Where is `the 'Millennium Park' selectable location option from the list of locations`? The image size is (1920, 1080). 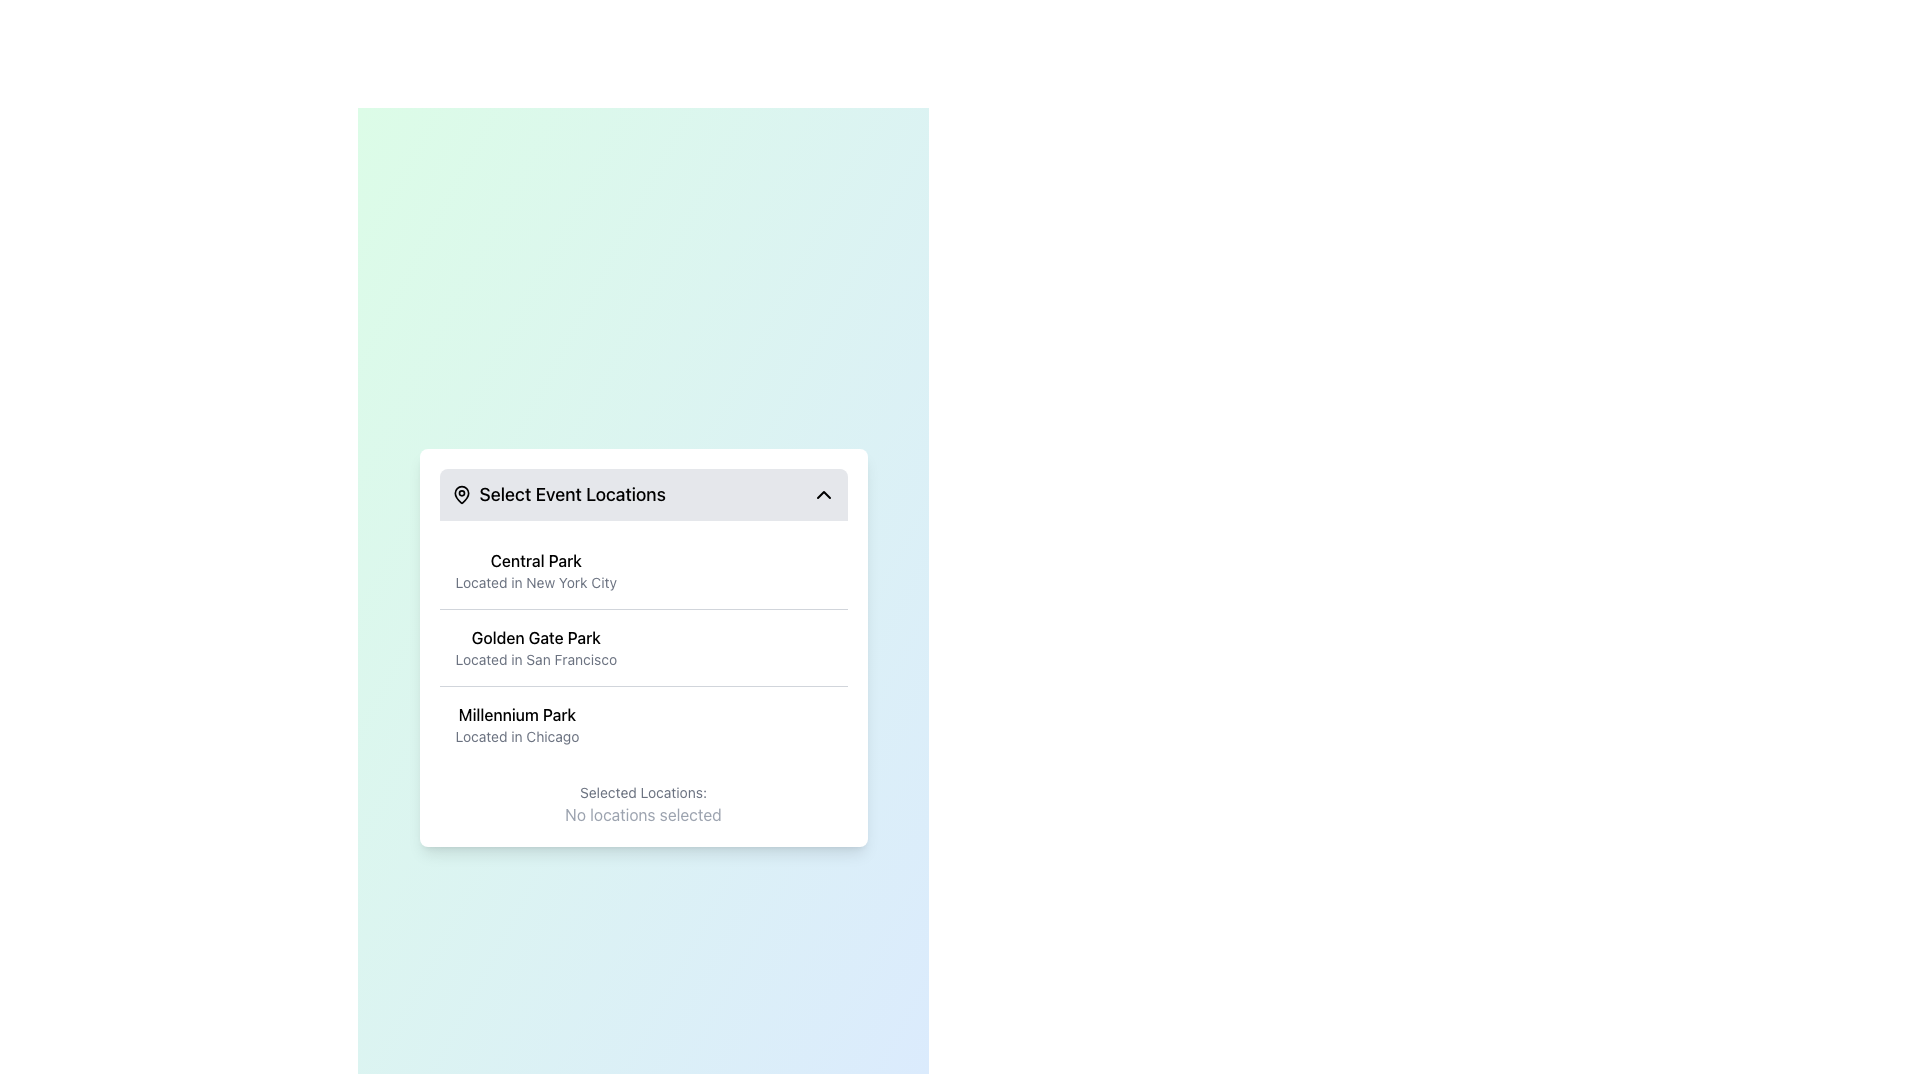
the 'Millennium Park' selectable location option from the list of locations is located at coordinates (517, 725).